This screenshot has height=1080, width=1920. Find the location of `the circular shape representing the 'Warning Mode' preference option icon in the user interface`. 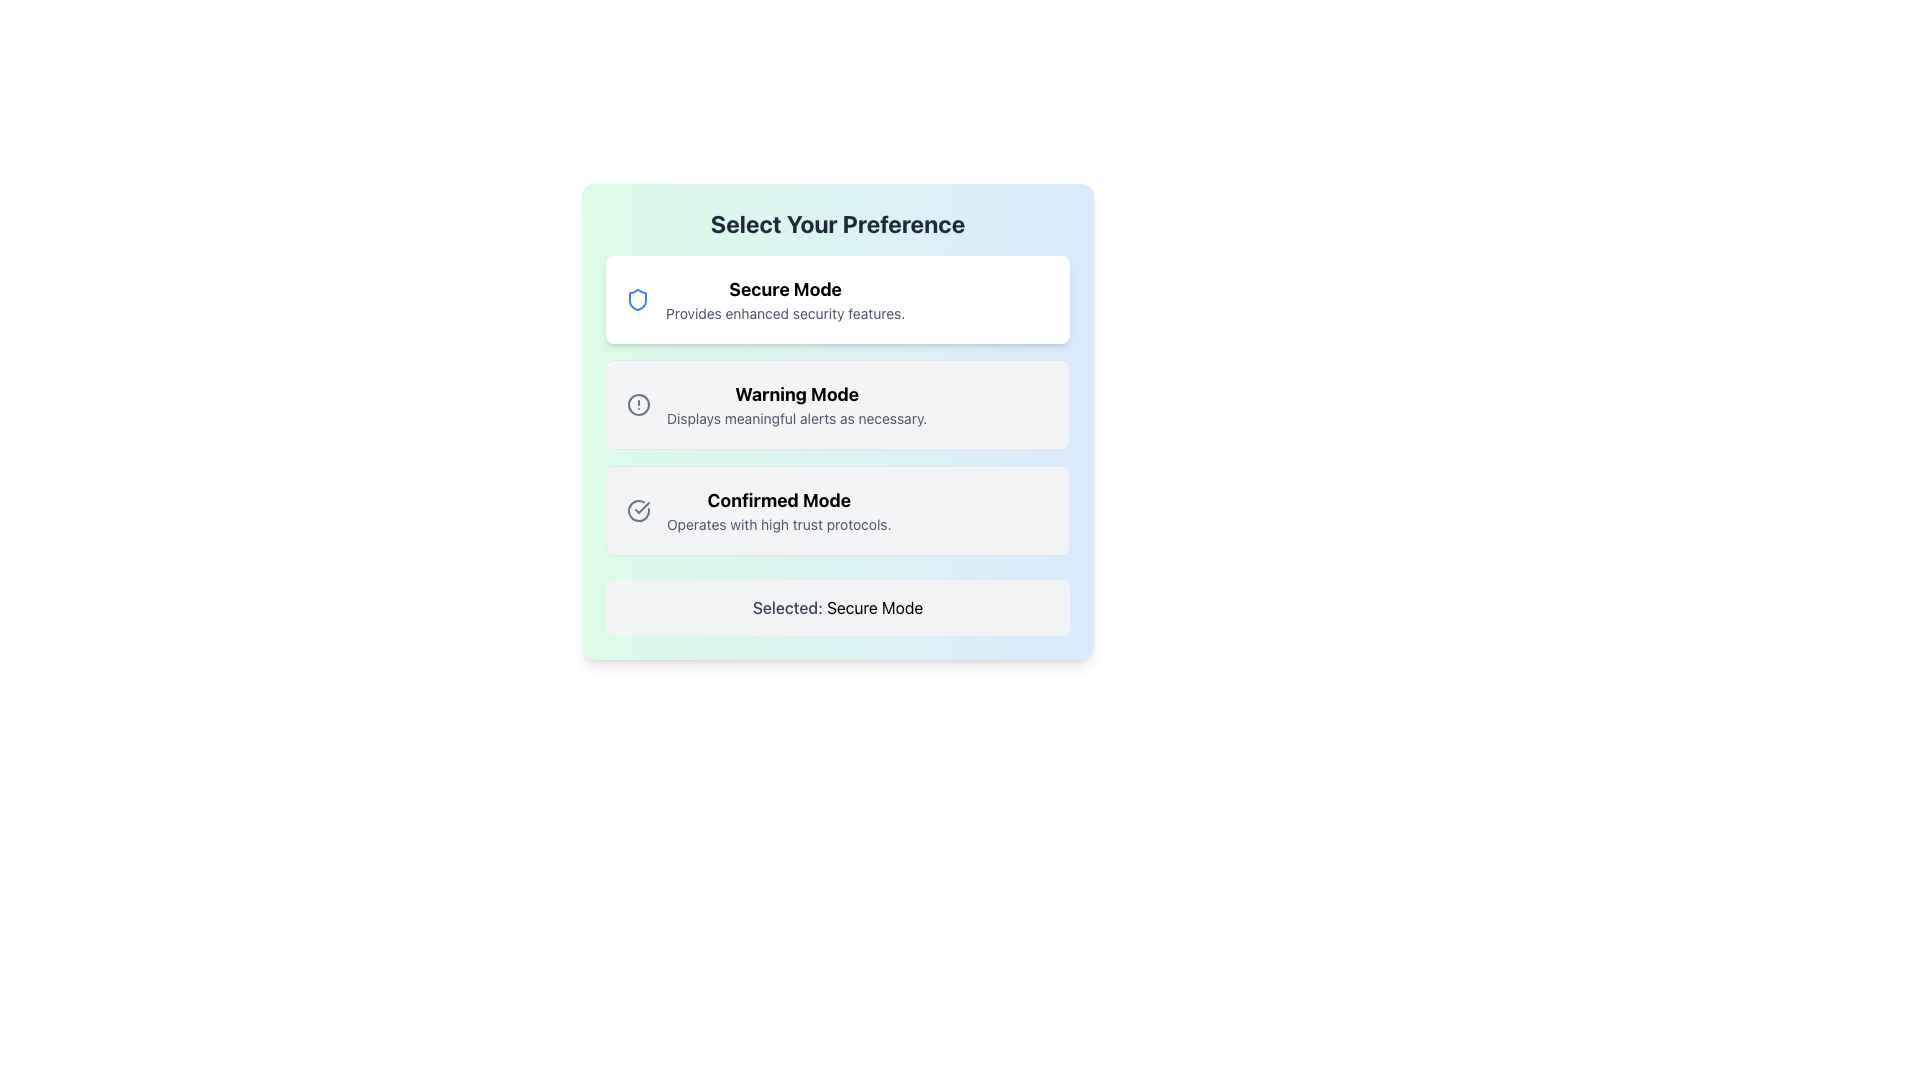

the circular shape representing the 'Warning Mode' preference option icon in the user interface is located at coordinates (637, 405).